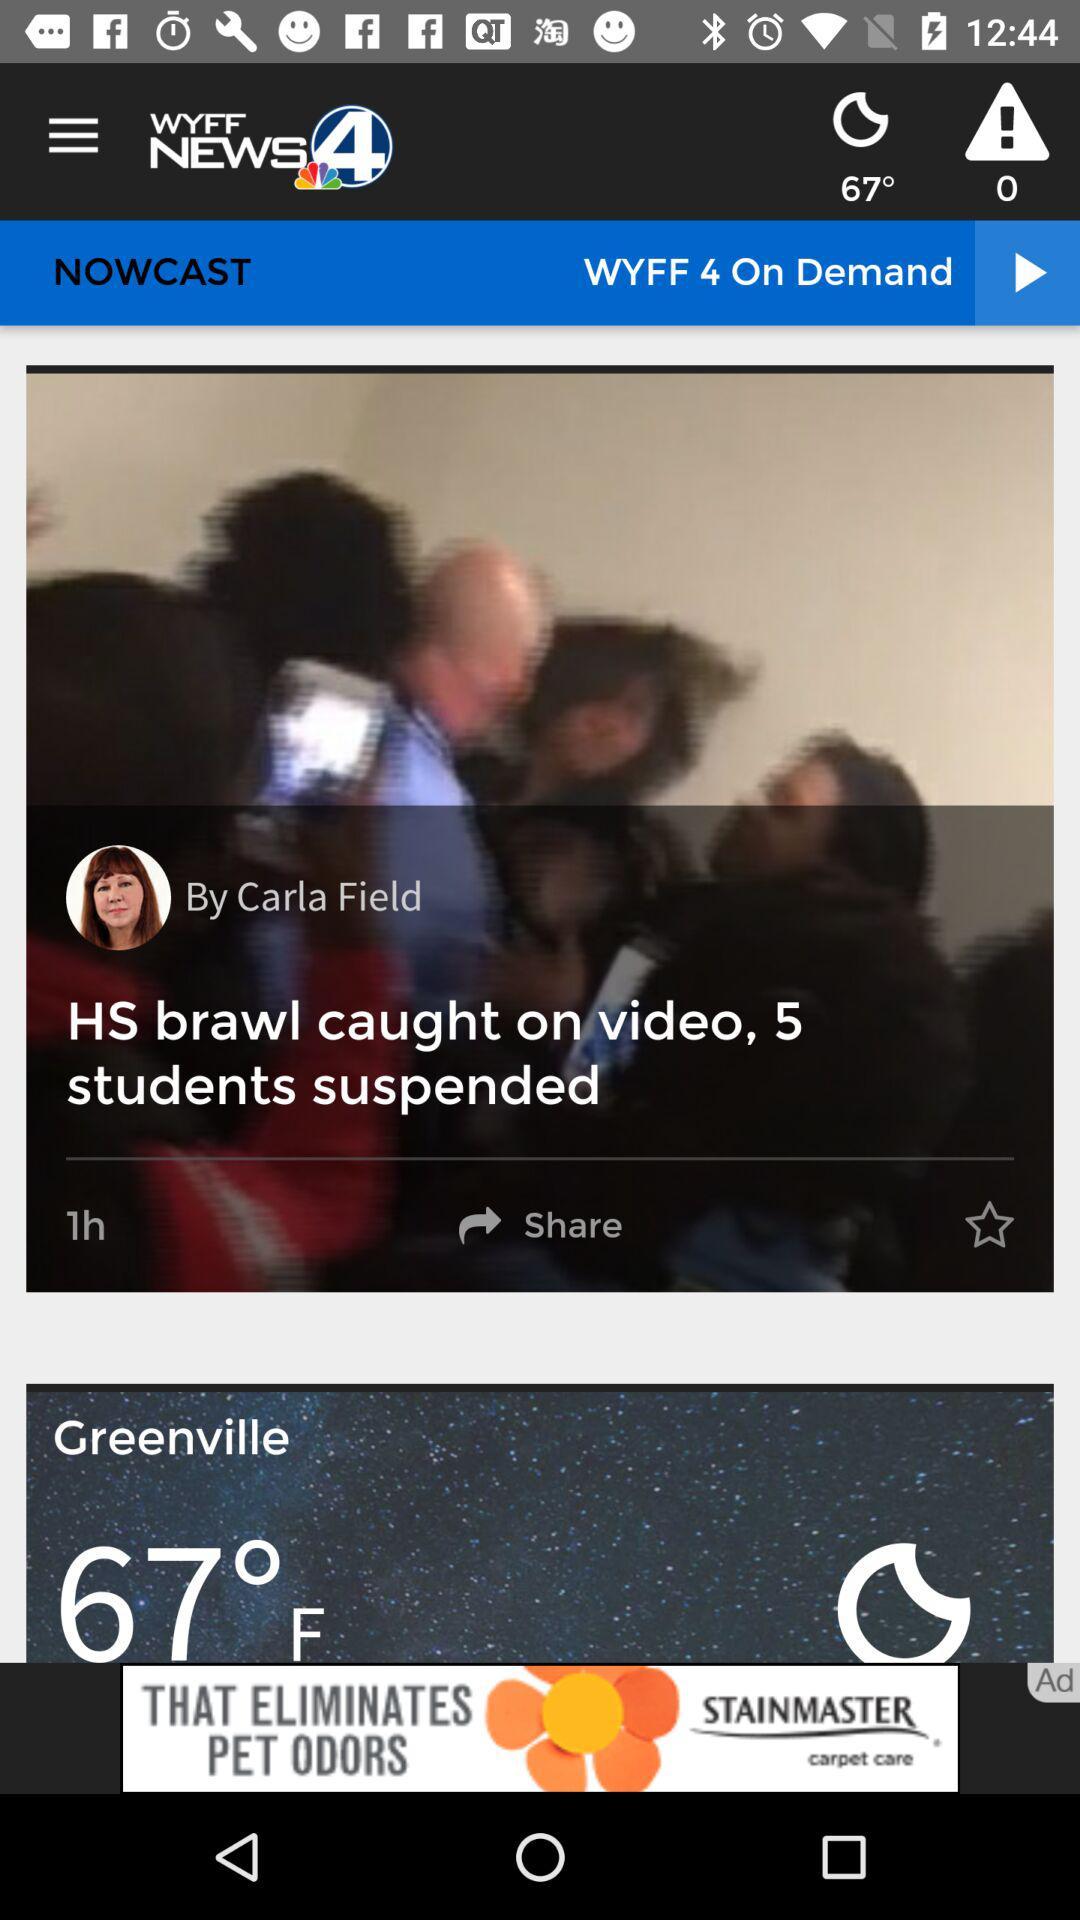 The width and height of the screenshot is (1080, 1920). Describe the element at coordinates (540, 1727) in the screenshot. I see `open the advertisement` at that location.